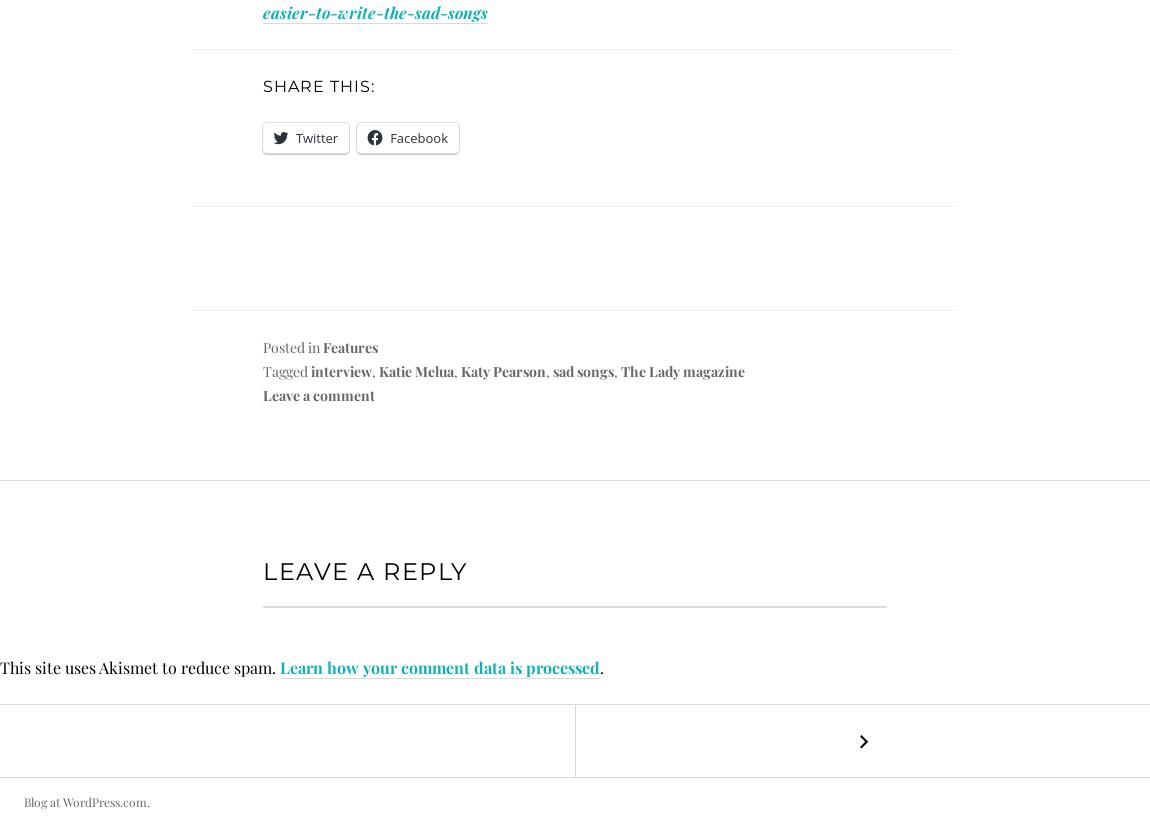 This screenshot has width=1150, height=824. What do you see at coordinates (138, 667) in the screenshot?
I see `'This site uses Akismet to reduce spam.'` at bounding box center [138, 667].